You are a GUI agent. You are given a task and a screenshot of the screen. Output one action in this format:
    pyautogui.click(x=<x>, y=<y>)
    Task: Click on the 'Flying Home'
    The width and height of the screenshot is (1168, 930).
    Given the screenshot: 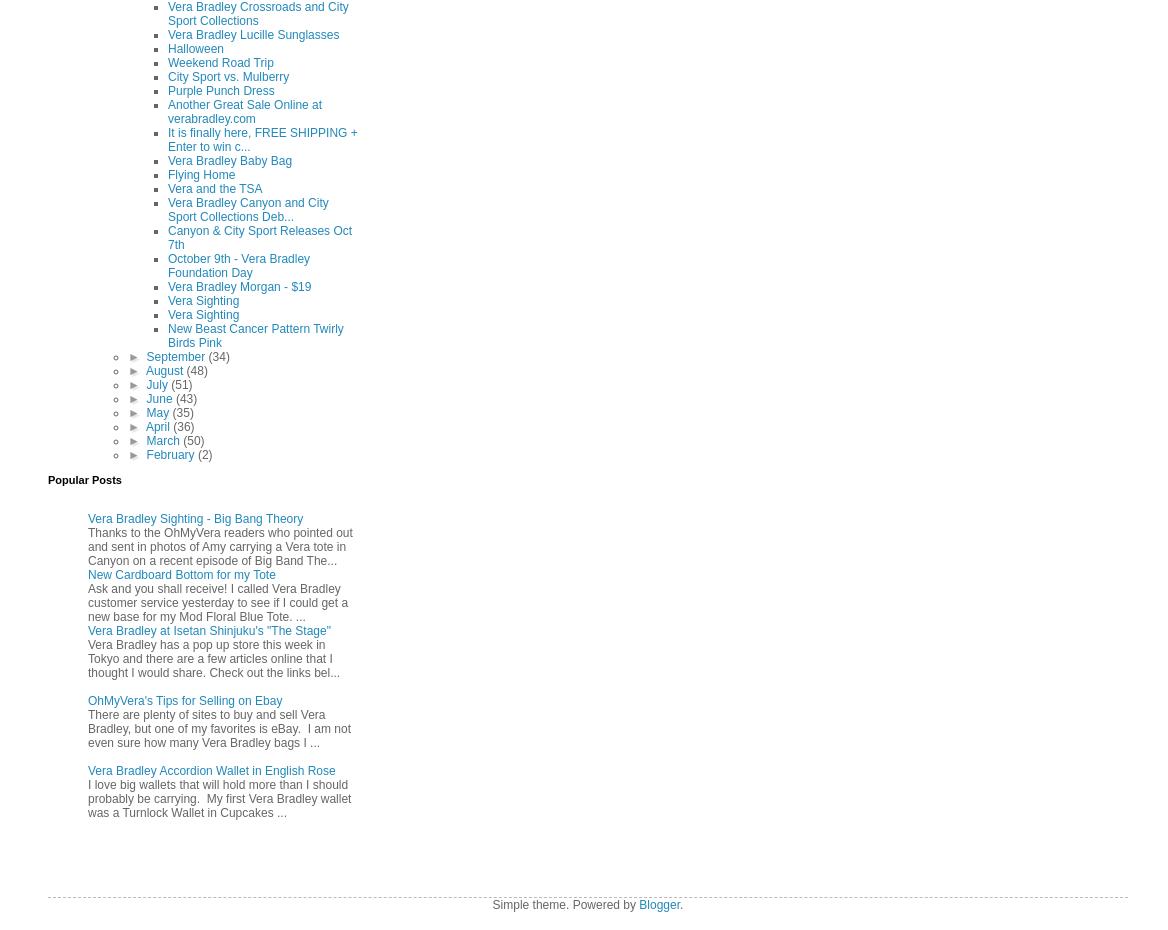 What is the action you would take?
    pyautogui.click(x=201, y=173)
    